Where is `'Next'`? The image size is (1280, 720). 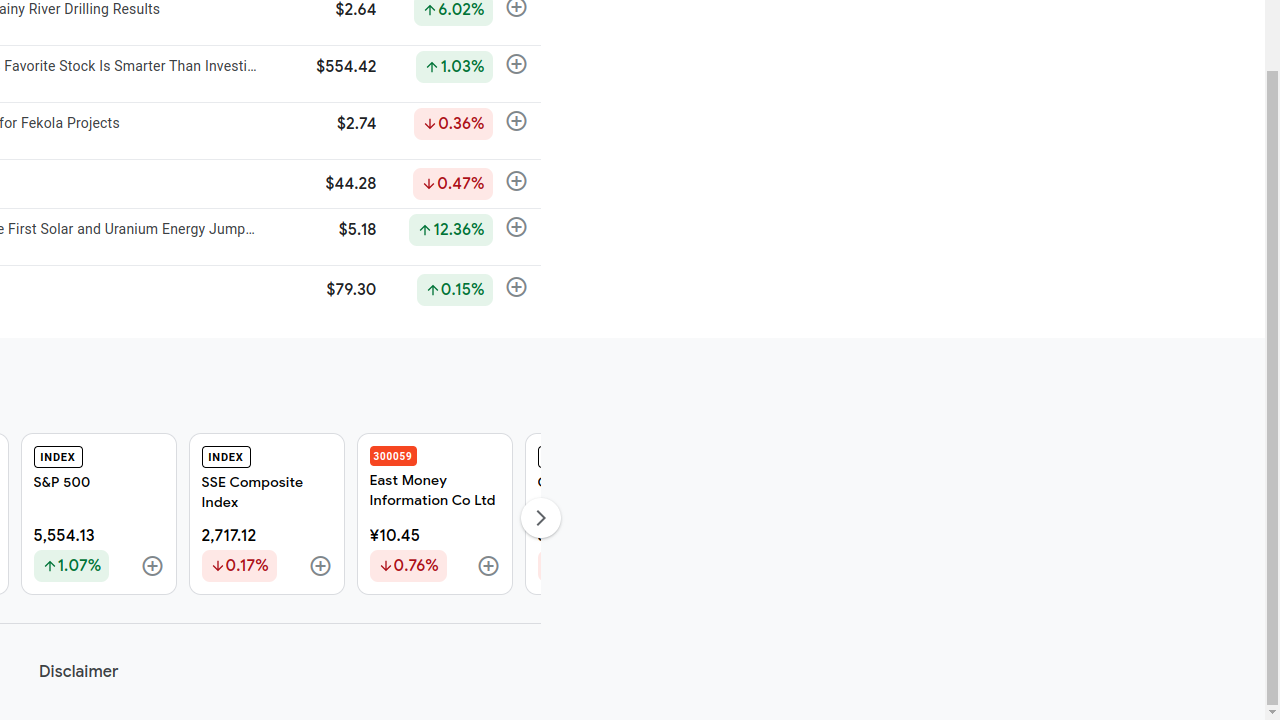
'Next' is located at coordinates (540, 516).